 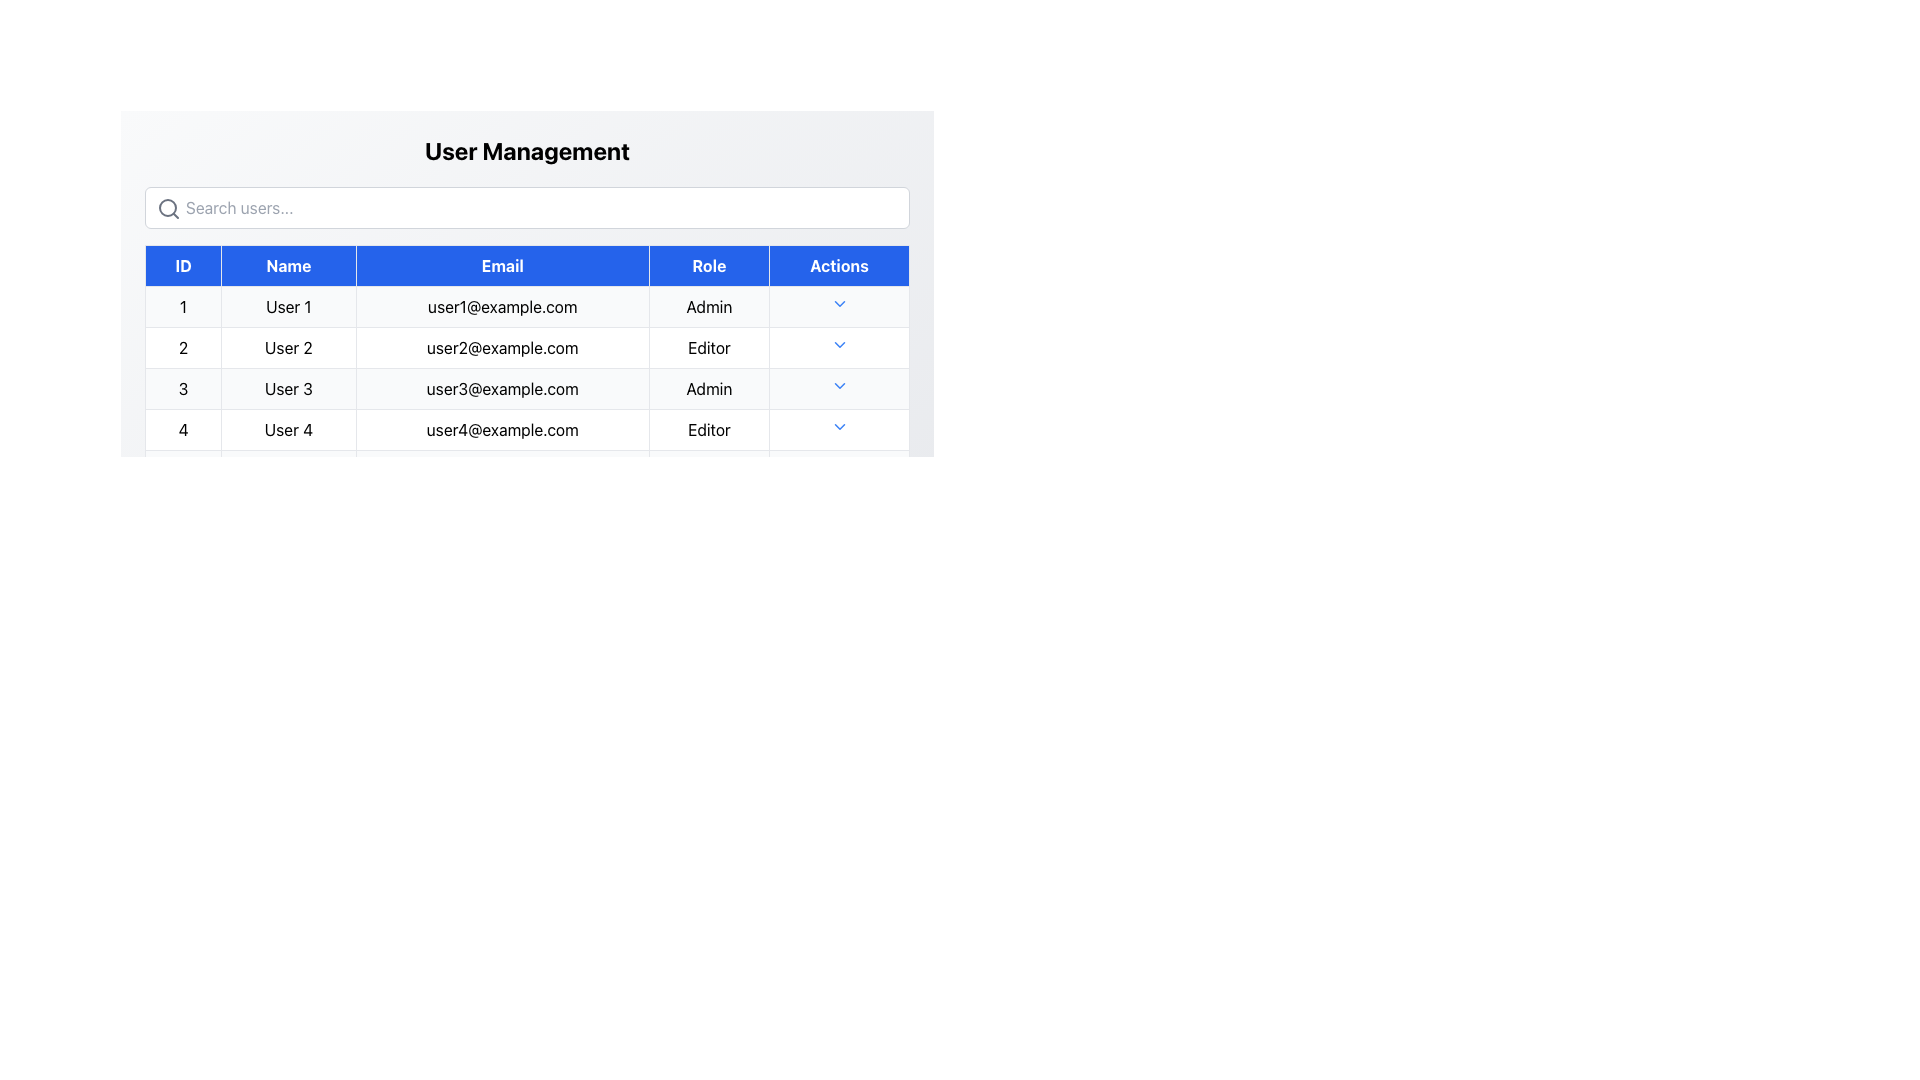 I want to click on the fourth row in the user management table which includes user details such as ID, name, email, role, and actions, so click(x=527, y=428).